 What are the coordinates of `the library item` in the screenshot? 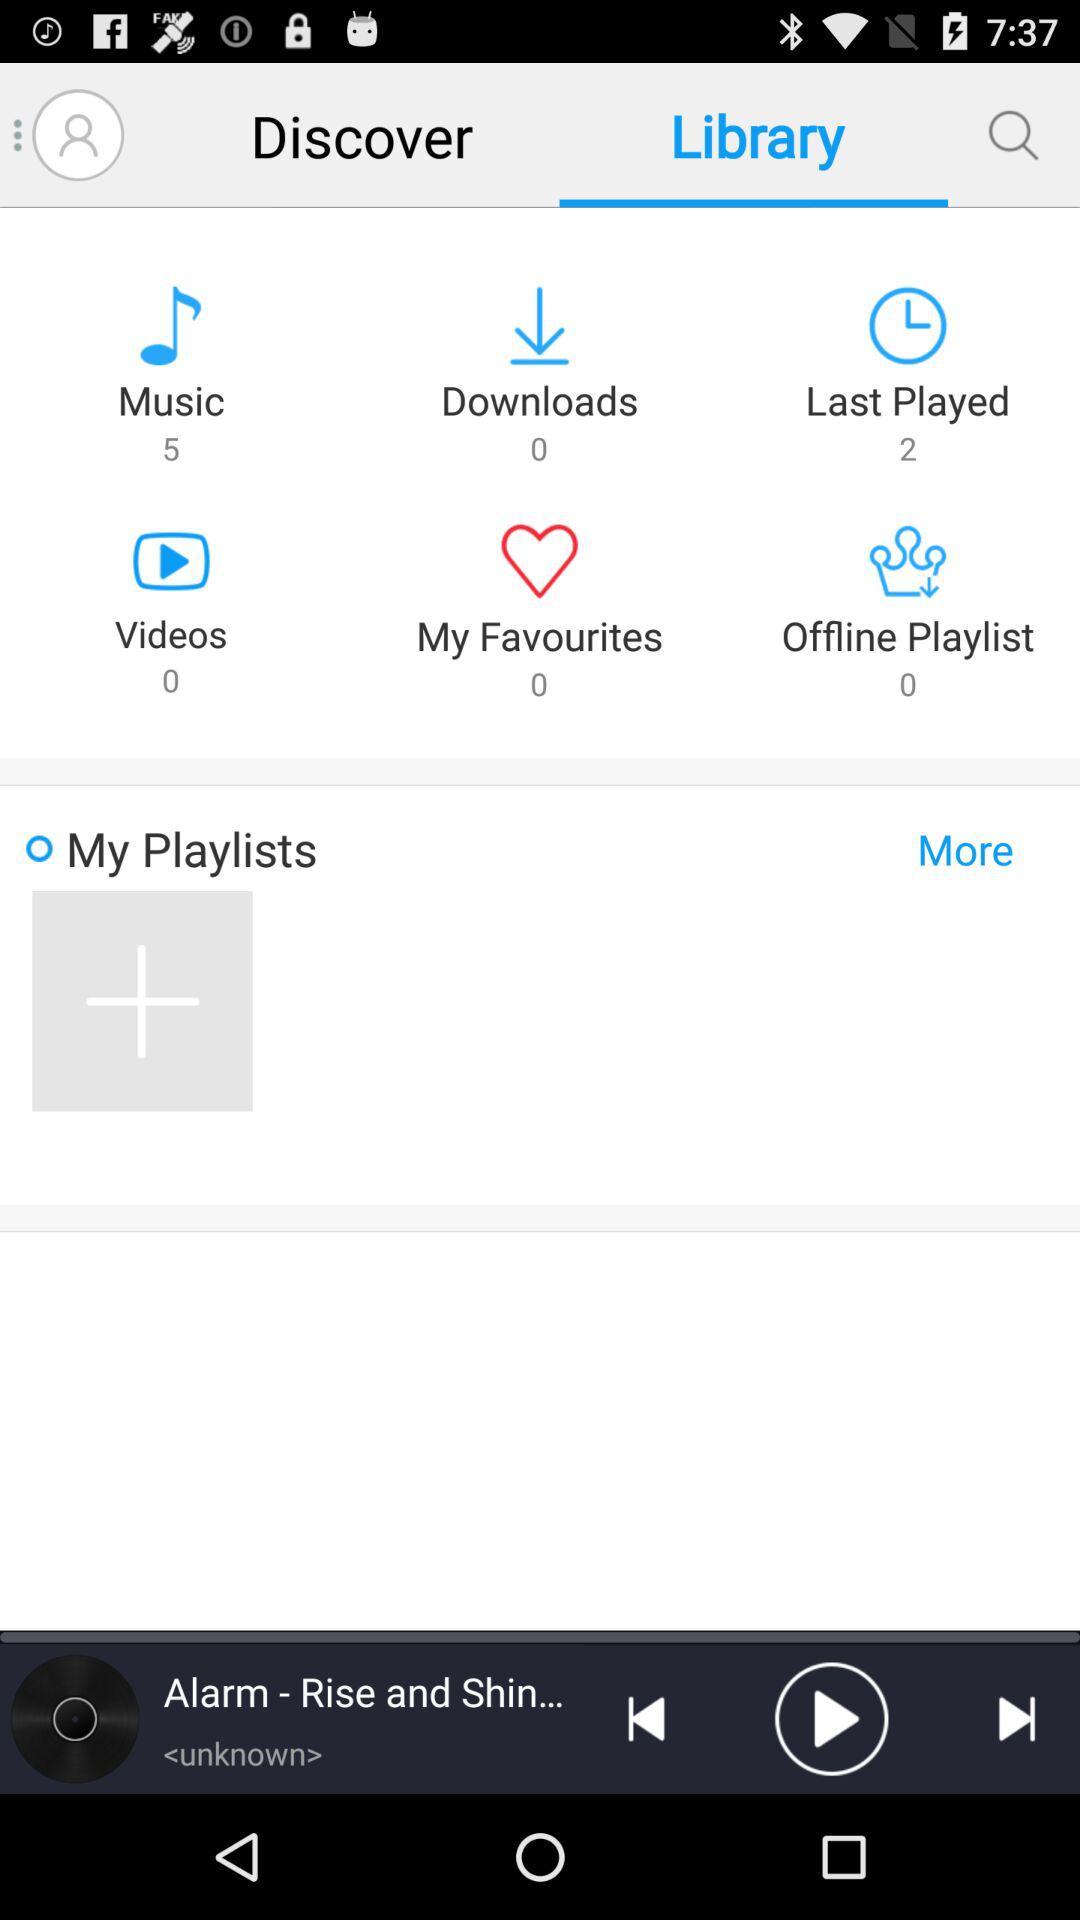 It's located at (753, 134).